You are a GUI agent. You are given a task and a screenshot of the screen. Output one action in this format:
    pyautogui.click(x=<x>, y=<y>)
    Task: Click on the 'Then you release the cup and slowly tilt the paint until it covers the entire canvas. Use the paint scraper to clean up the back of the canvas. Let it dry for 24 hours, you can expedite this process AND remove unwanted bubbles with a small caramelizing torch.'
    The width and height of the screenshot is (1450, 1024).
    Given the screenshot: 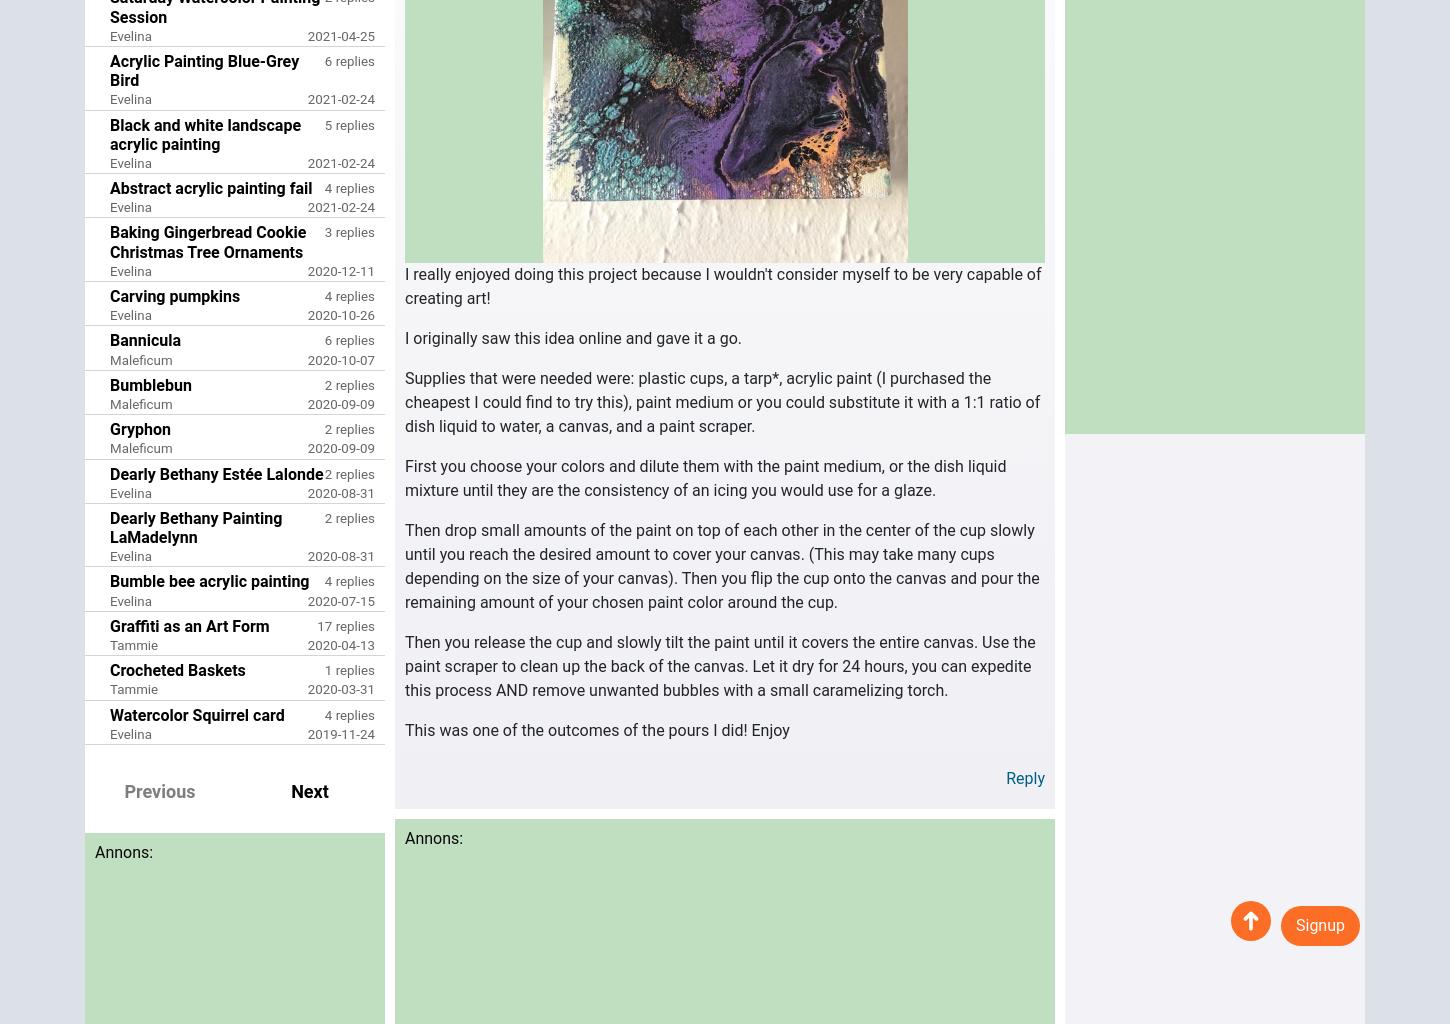 What is the action you would take?
    pyautogui.click(x=719, y=665)
    